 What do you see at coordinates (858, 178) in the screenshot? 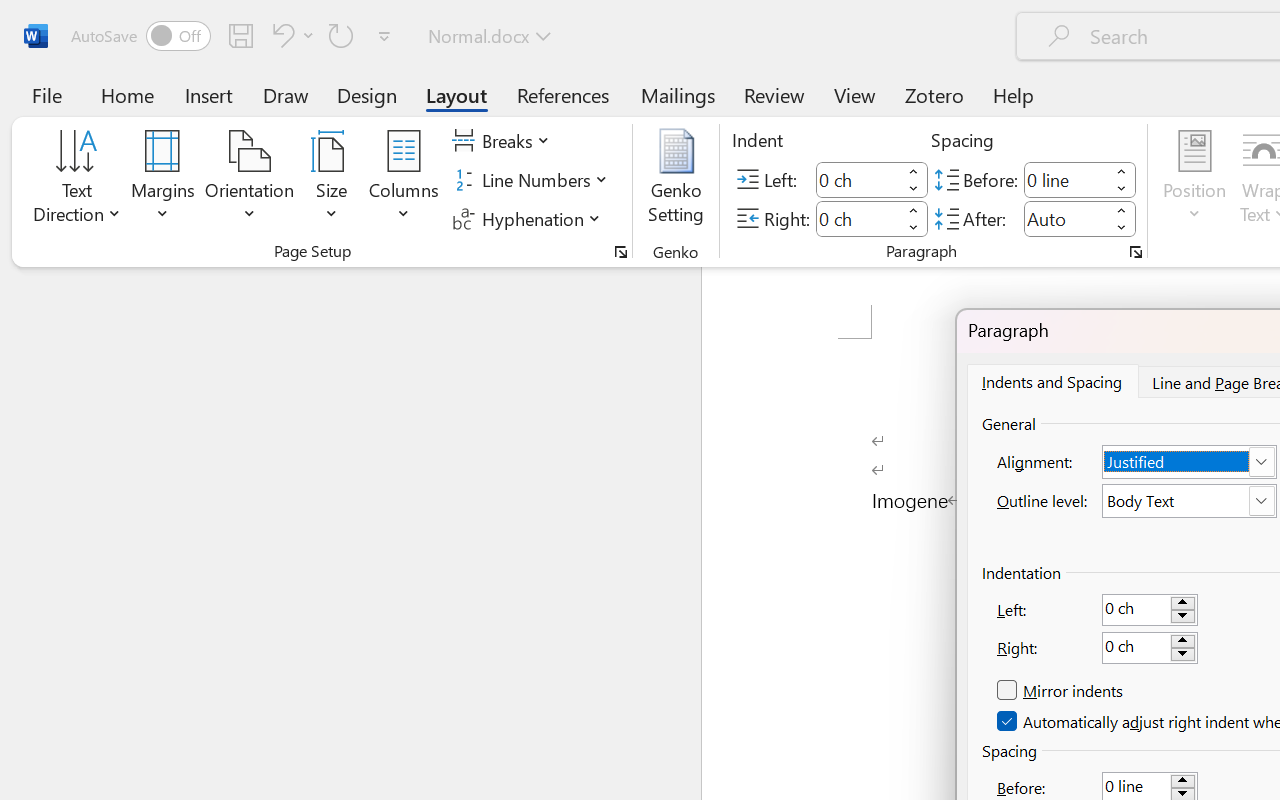
I see `'Indent Left'` at bounding box center [858, 178].